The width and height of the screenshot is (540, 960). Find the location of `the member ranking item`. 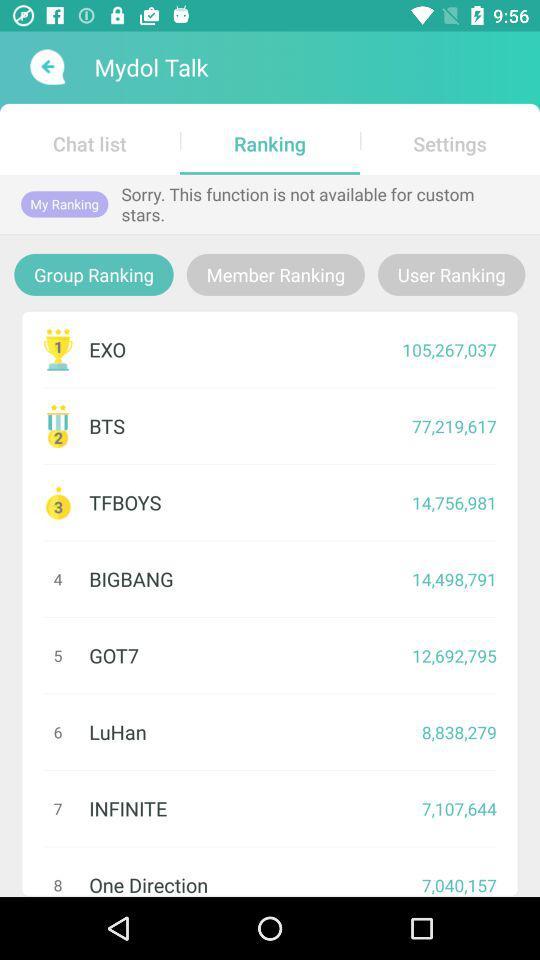

the member ranking item is located at coordinates (274, 273).